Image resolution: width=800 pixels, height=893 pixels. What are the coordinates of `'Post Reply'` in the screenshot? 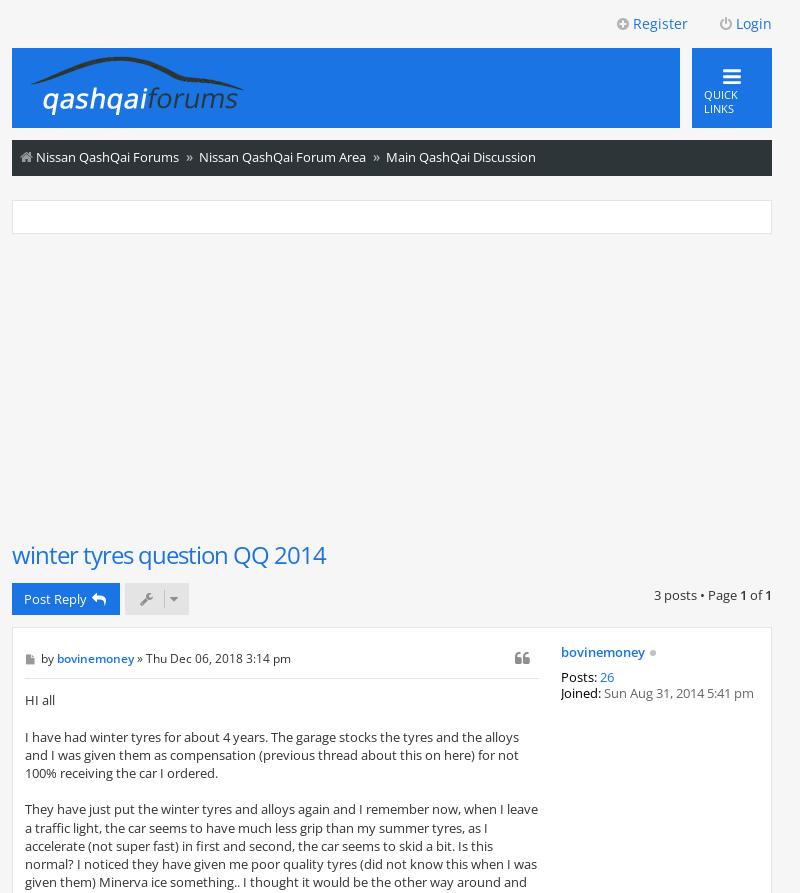 It's located at (54, 598).